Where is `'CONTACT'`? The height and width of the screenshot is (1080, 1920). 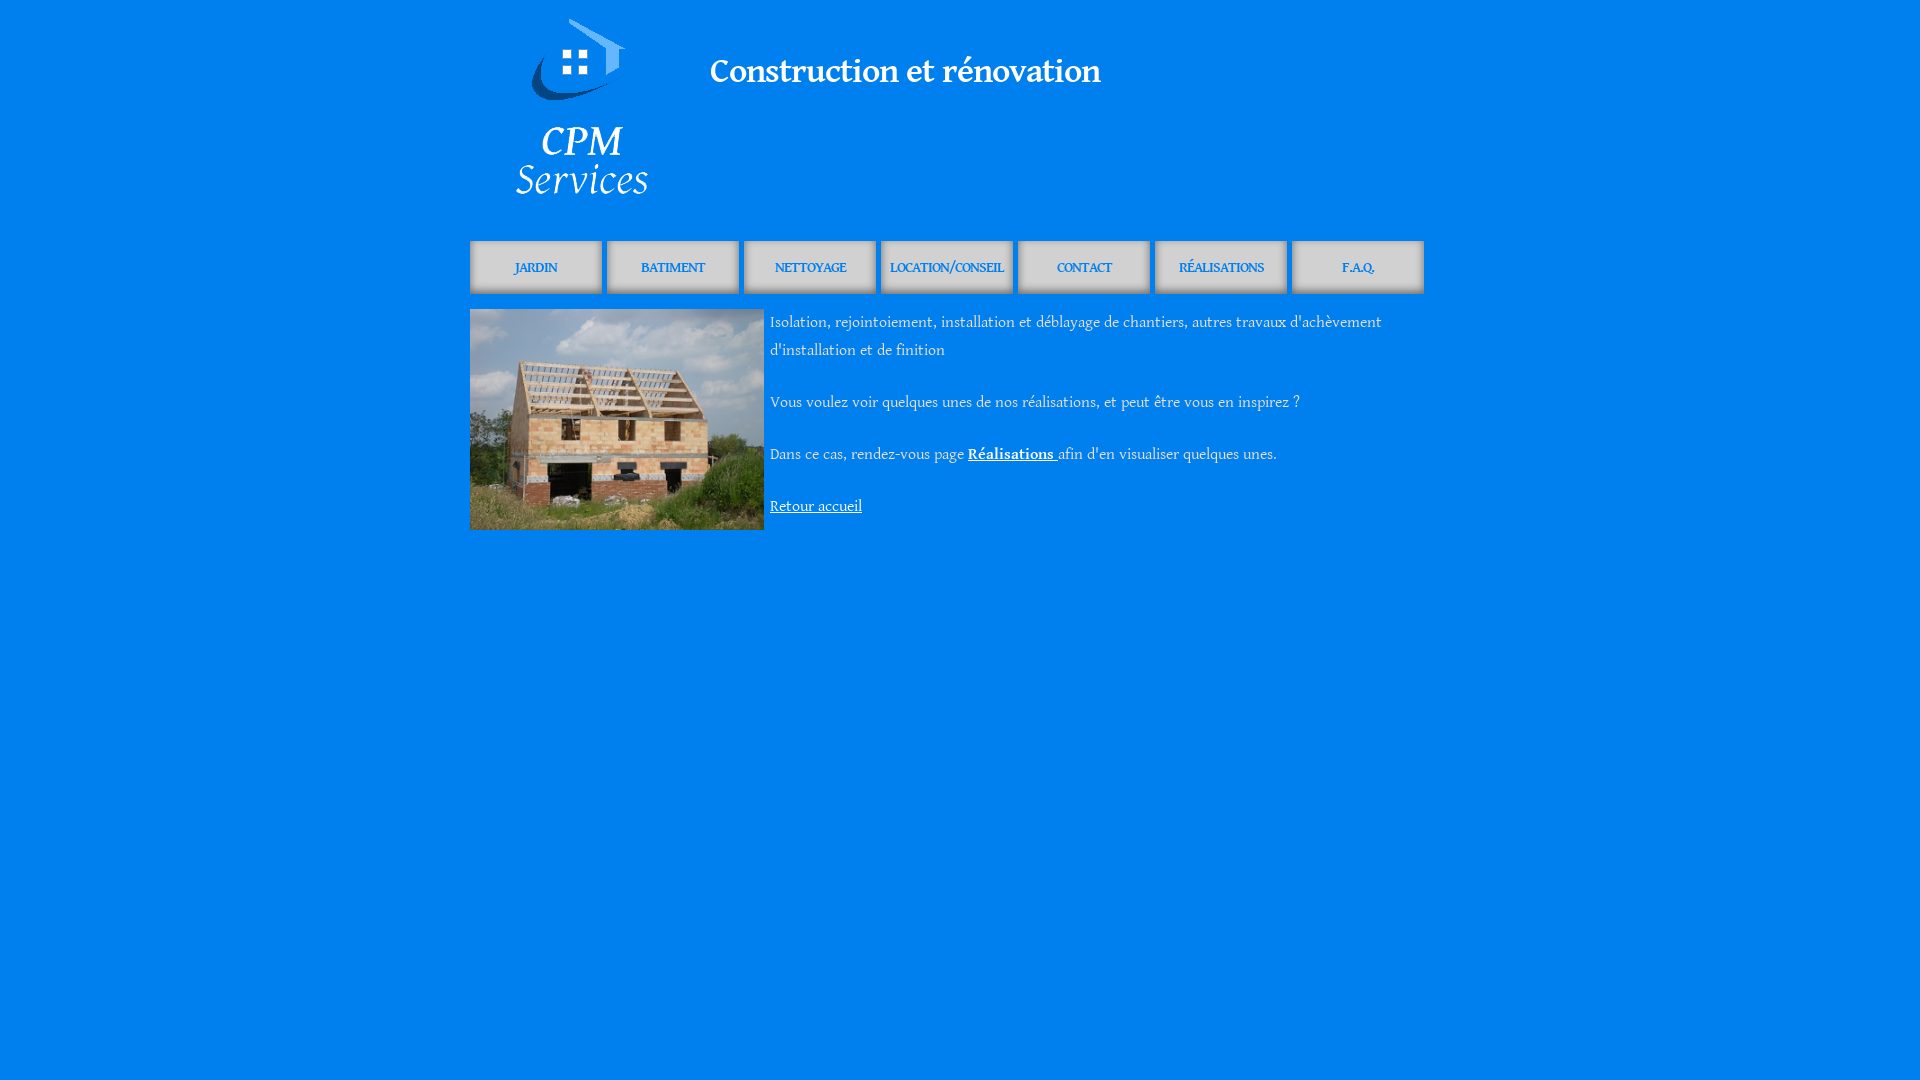 'CONTACT' is located at coordinates (1083, 266).